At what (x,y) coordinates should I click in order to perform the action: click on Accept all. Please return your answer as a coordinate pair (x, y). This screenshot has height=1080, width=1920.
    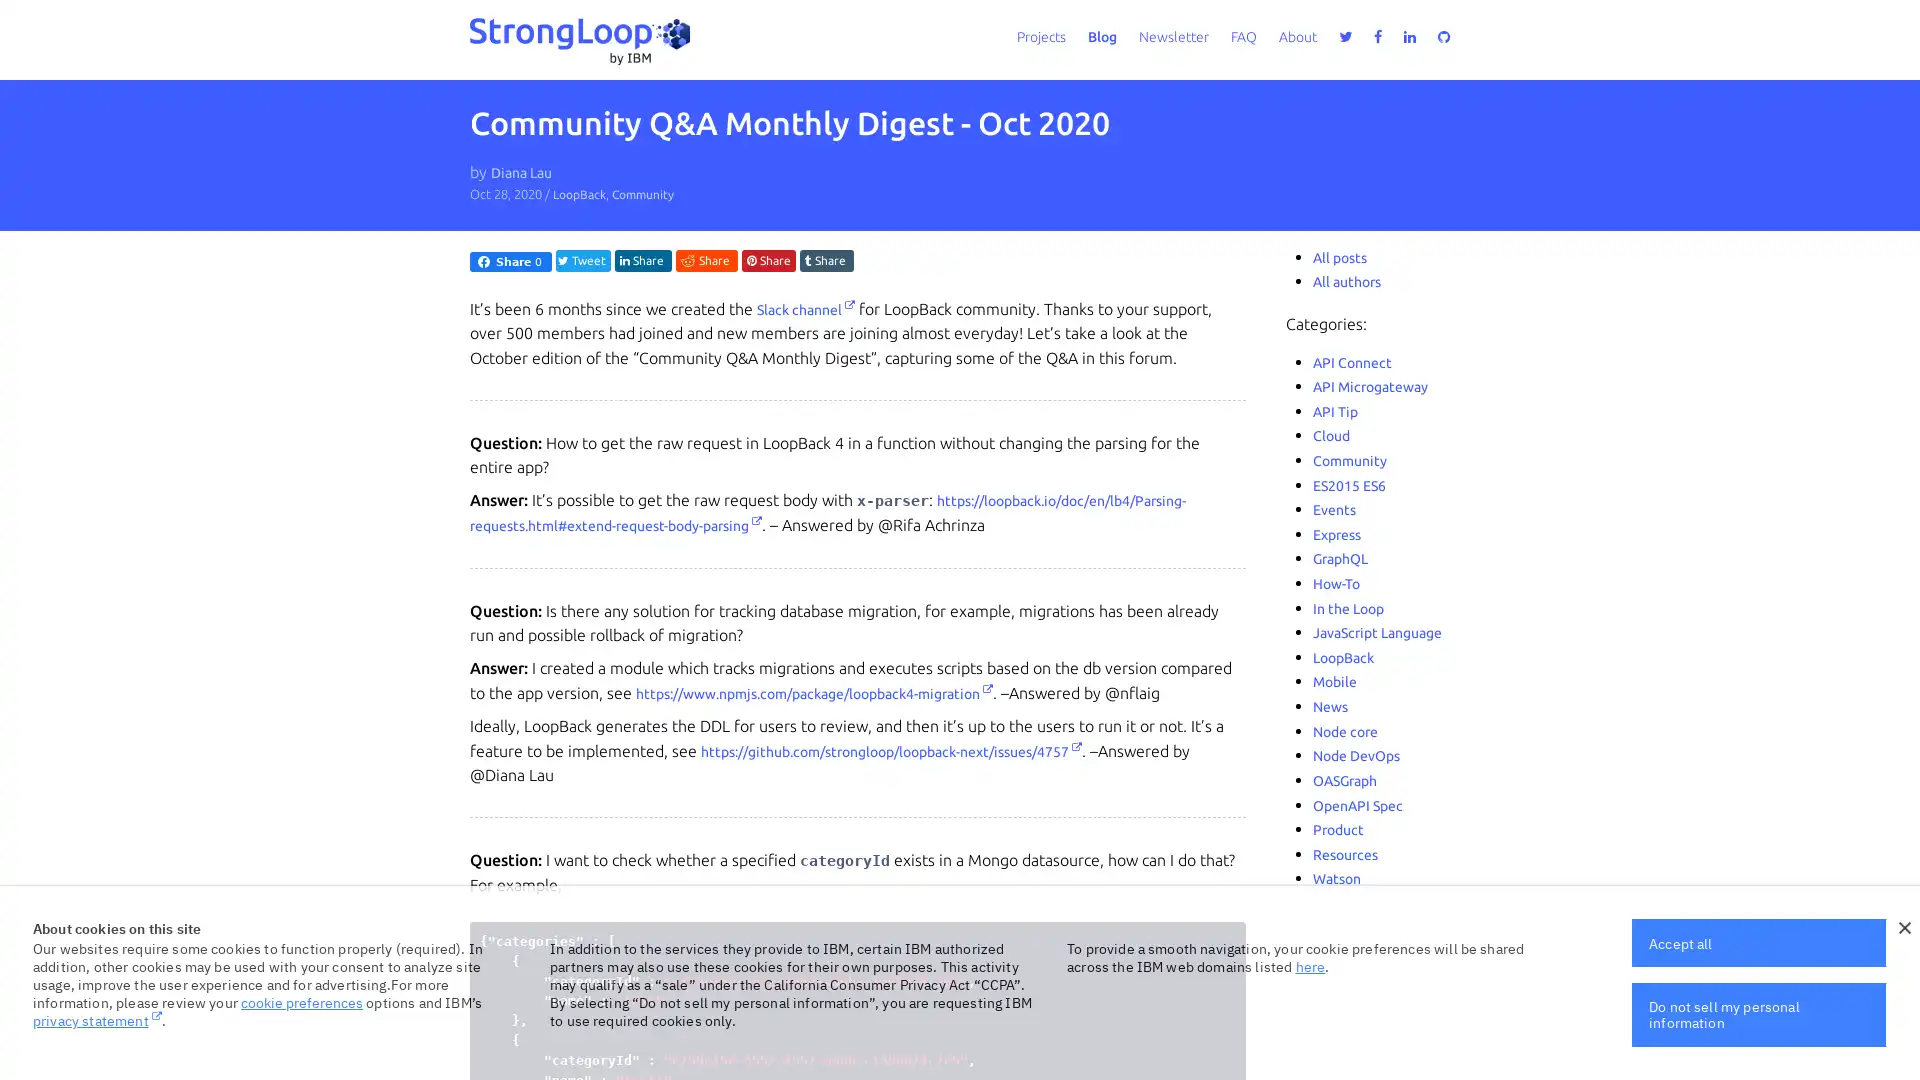
    Looking at the image, I should click on (1758, 942).